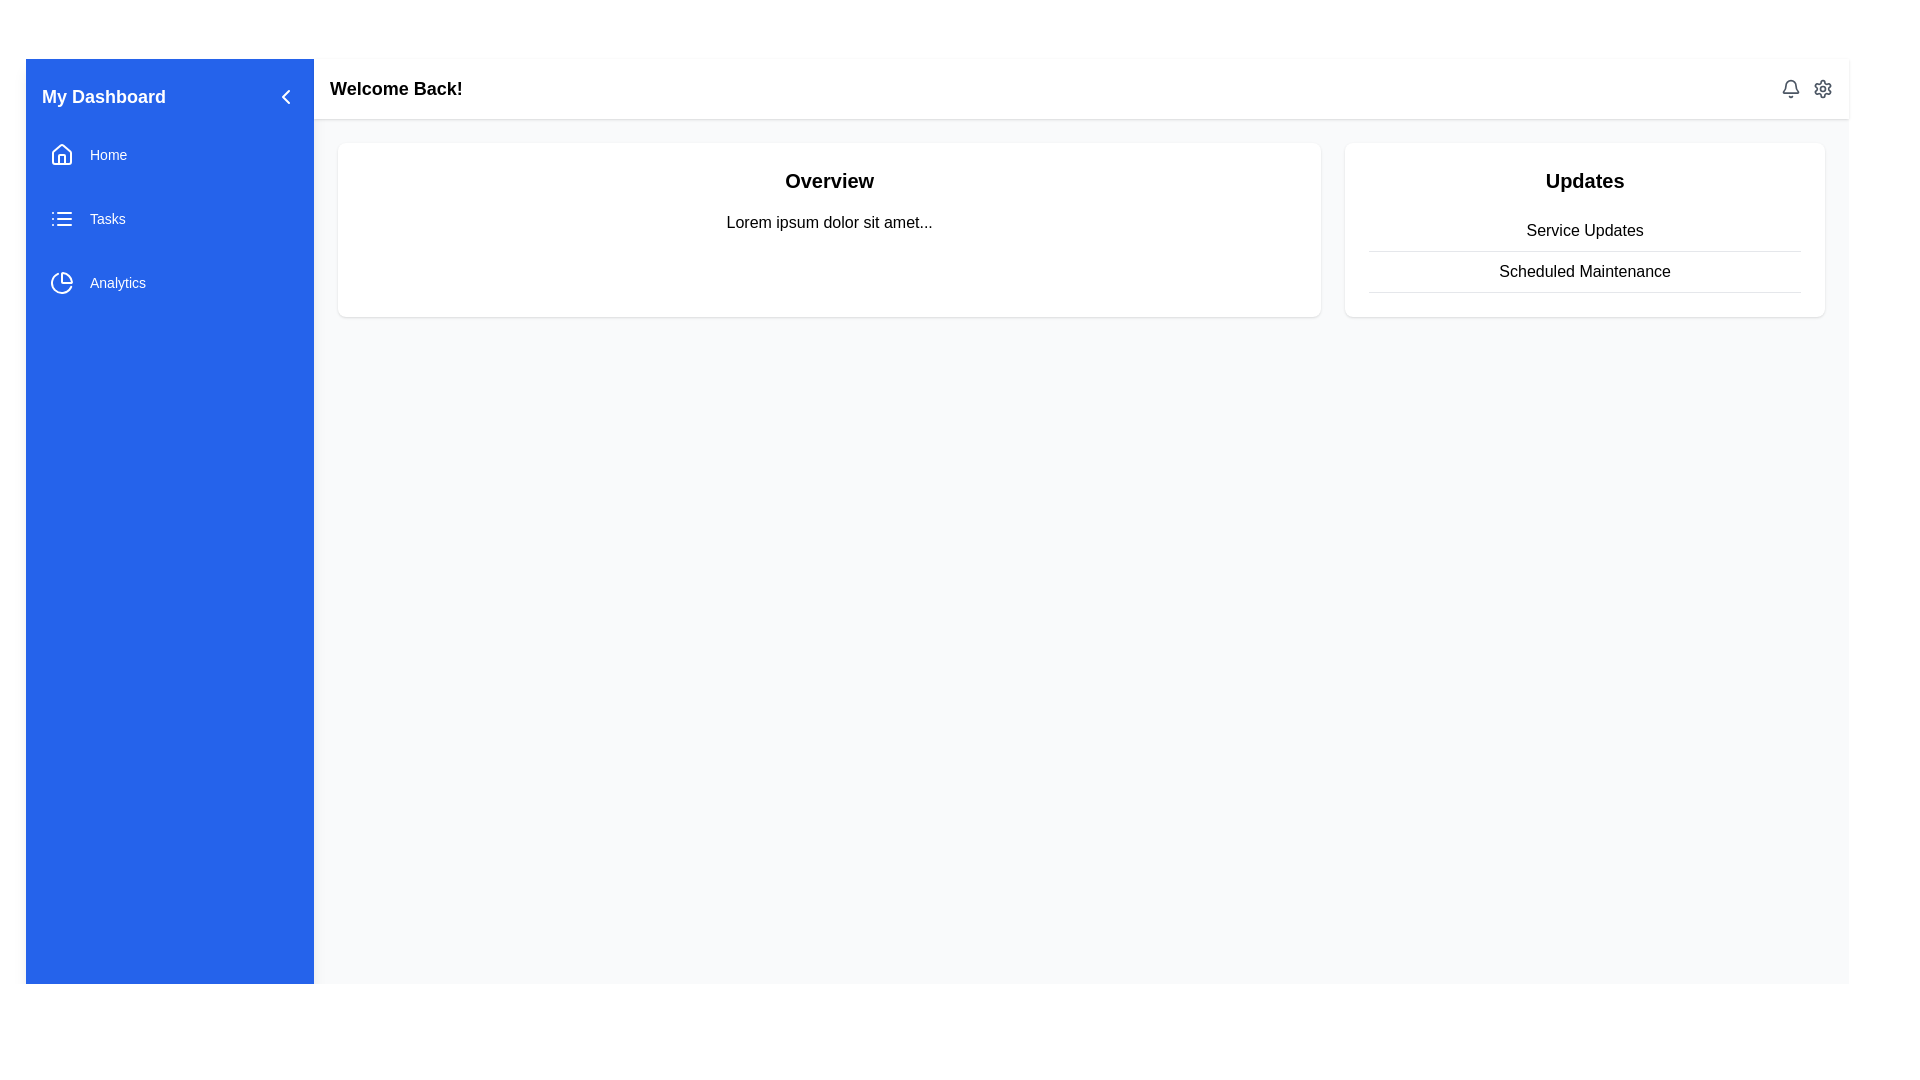  Describe the element at coordinates (169, 219) in the screenshot. I see `the second menu item in the vertical list of menu options in the sidebar` at that location.